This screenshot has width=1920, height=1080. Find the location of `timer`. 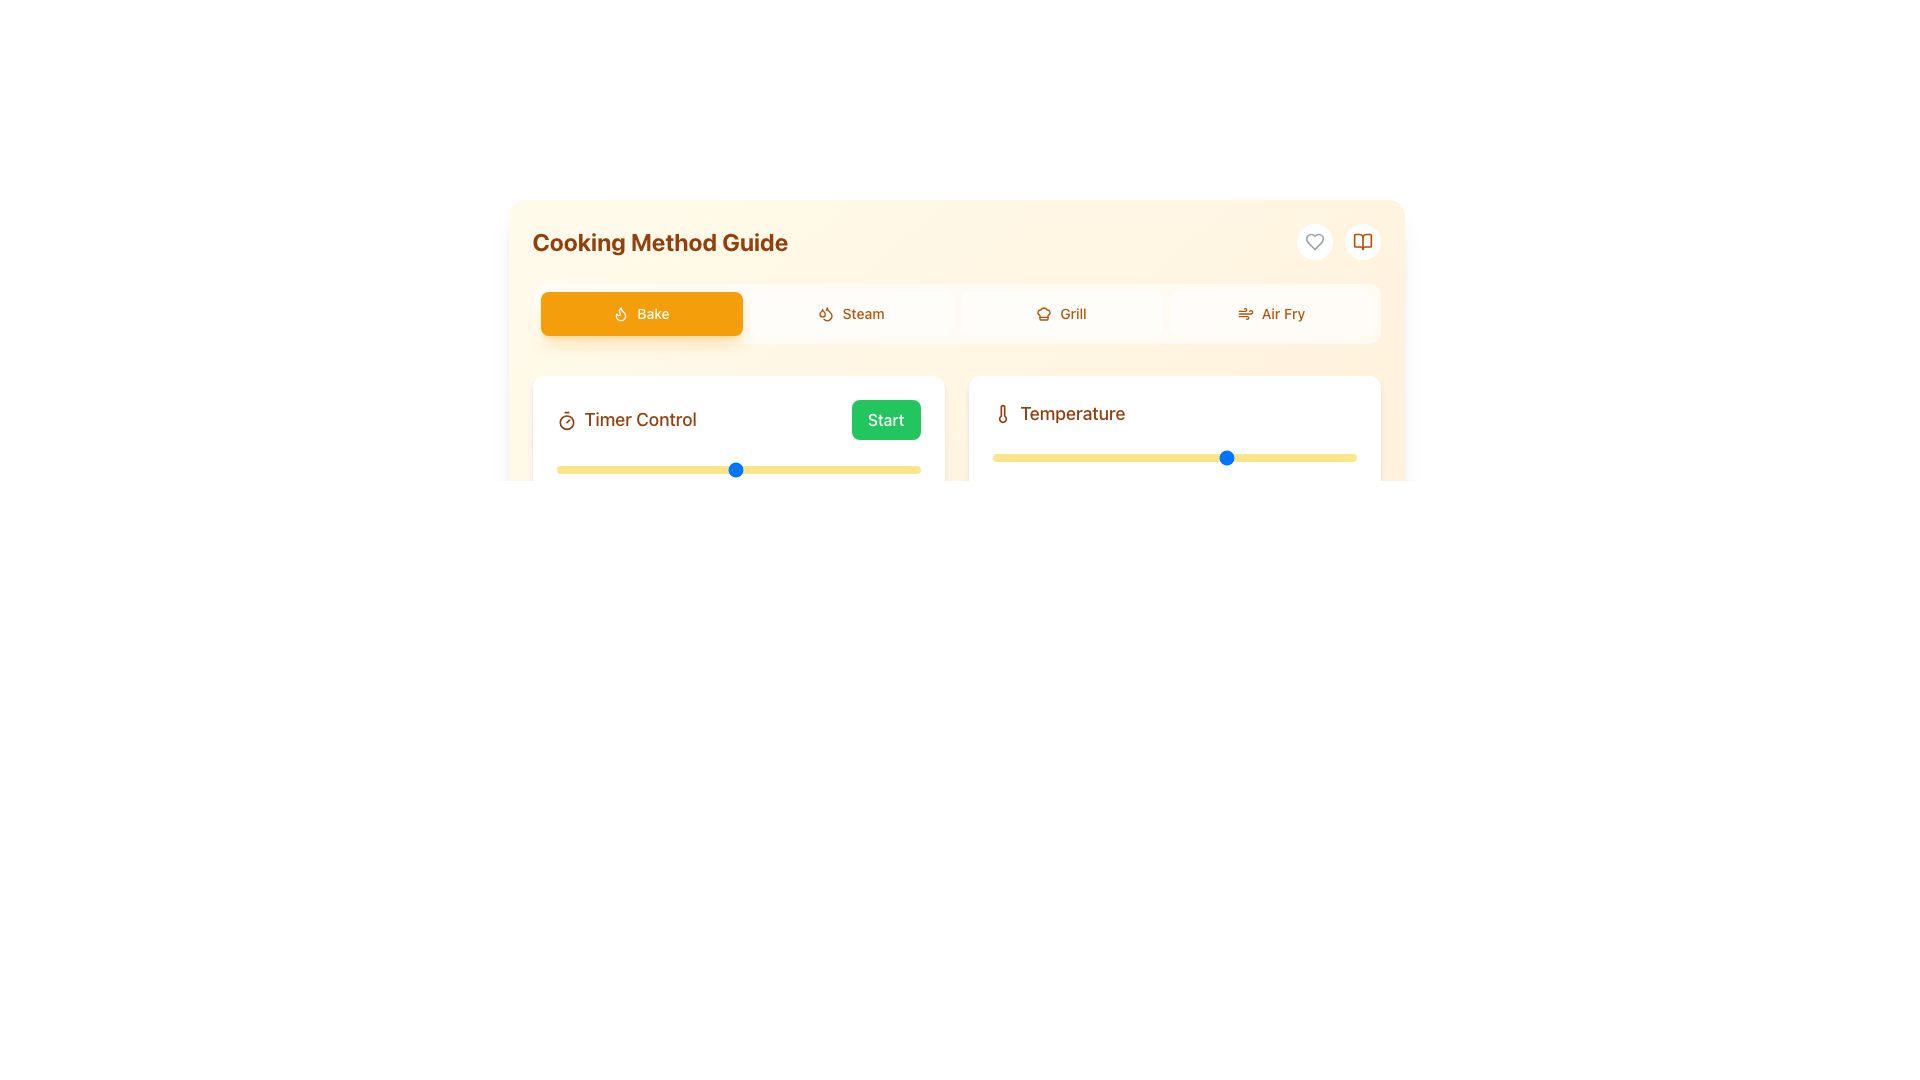

timer is located at coordinates (789, 470).